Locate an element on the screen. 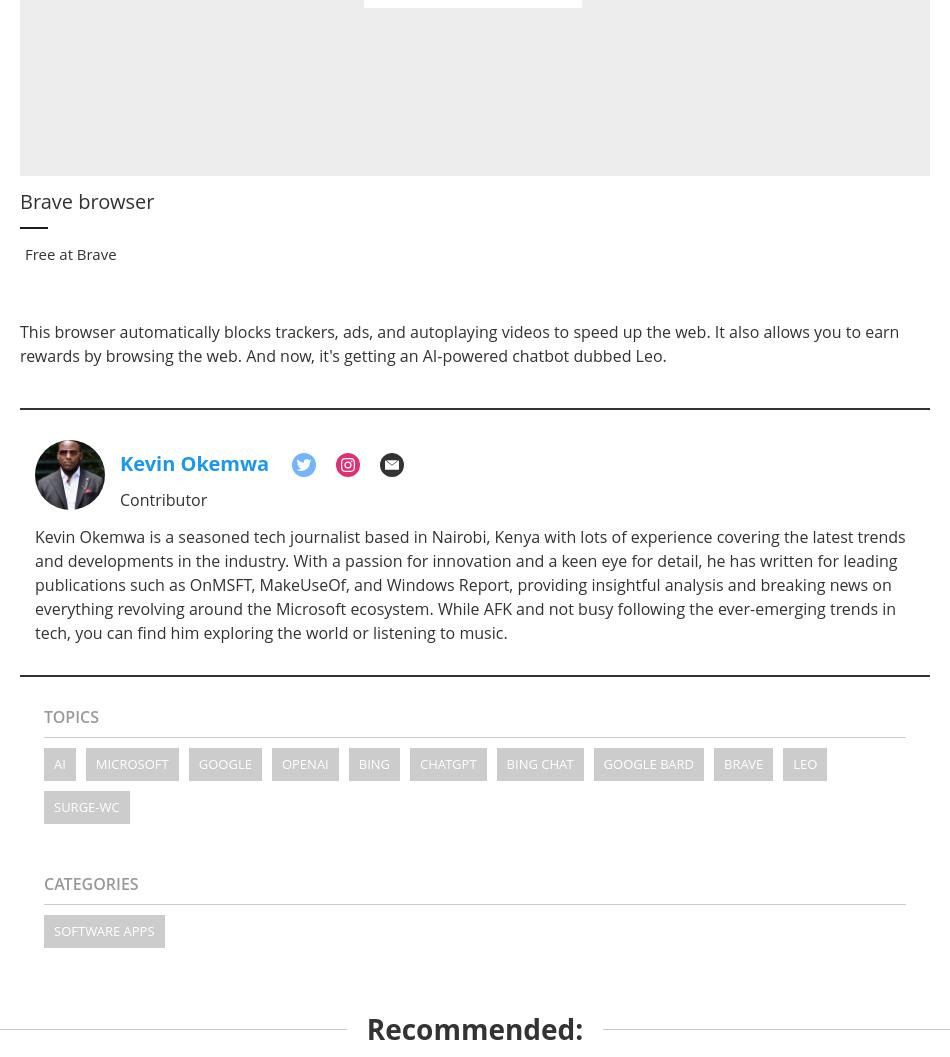  'CATEGORIES' is located at coordinates (91, 882).